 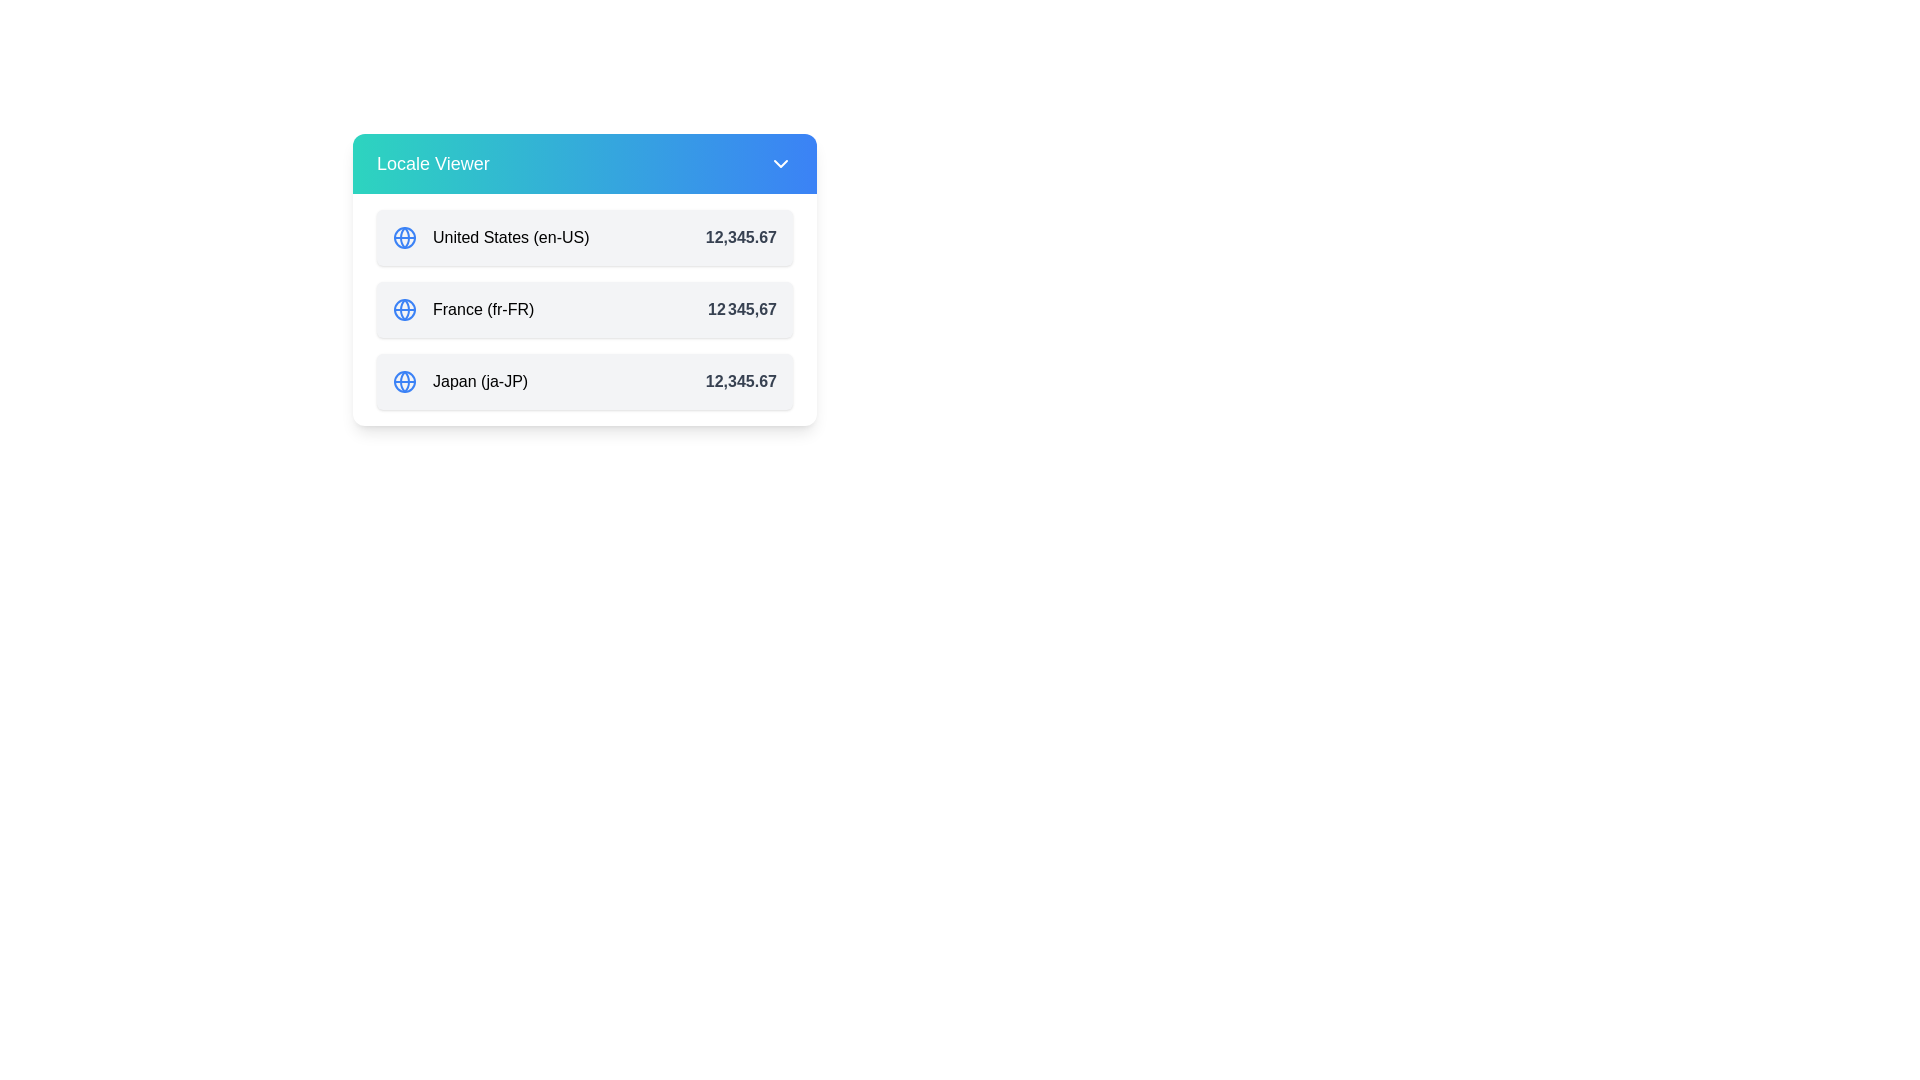 What do you see at coordinates (740, 237) in the screenshot?
I see `displayed numeric value '12,345.67' from the text label UI component, which is styled in bold gray and located to the right of 'United States (en-US)'` at bounding box center [740, 237].